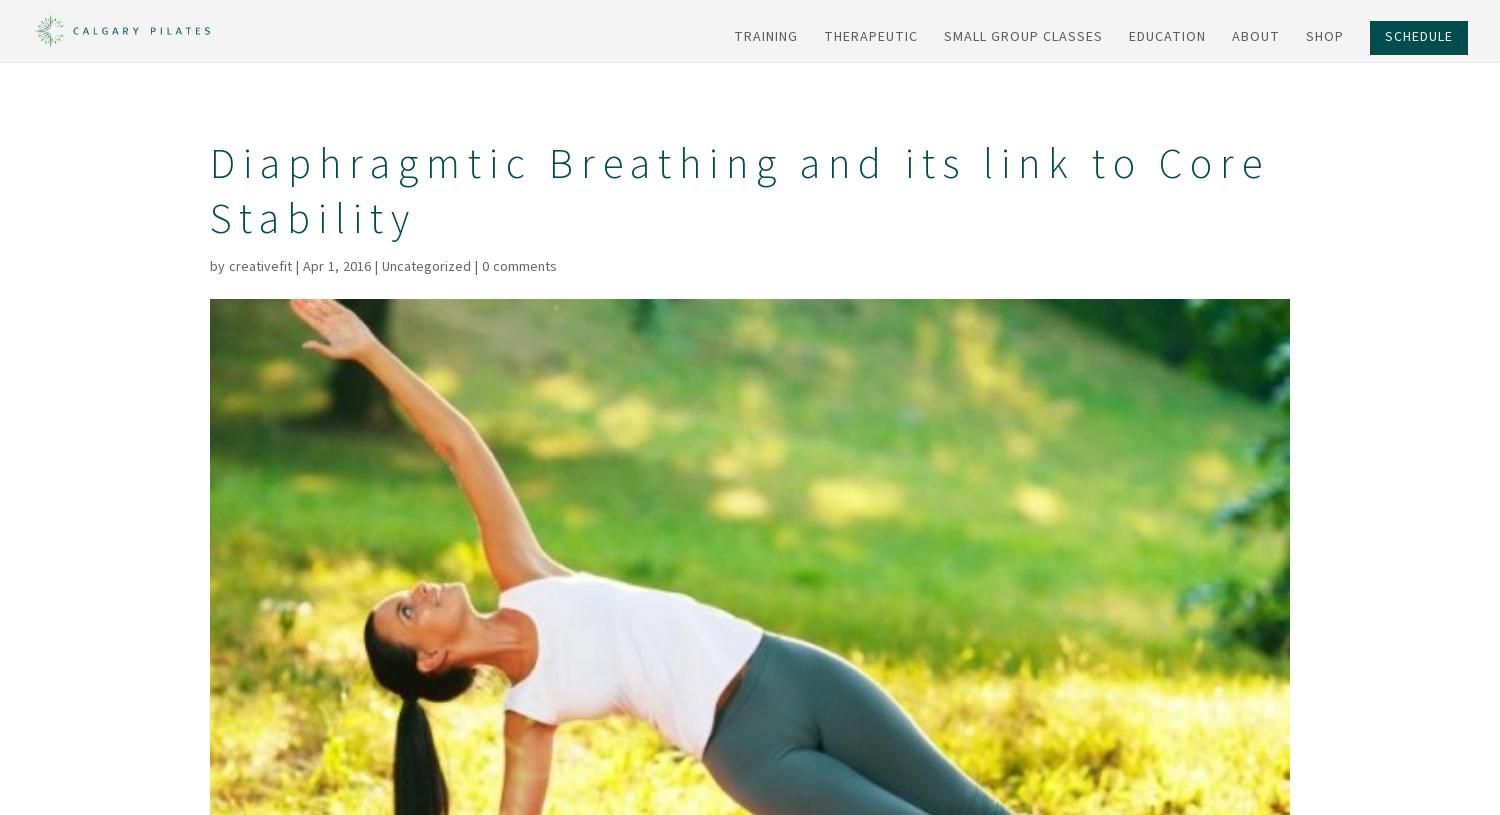 This screenshot has width=1500, height=815. What do you see at coordinates (218, 266) in the screenshot?
I see `'by'` at bounding box center [218, 266].